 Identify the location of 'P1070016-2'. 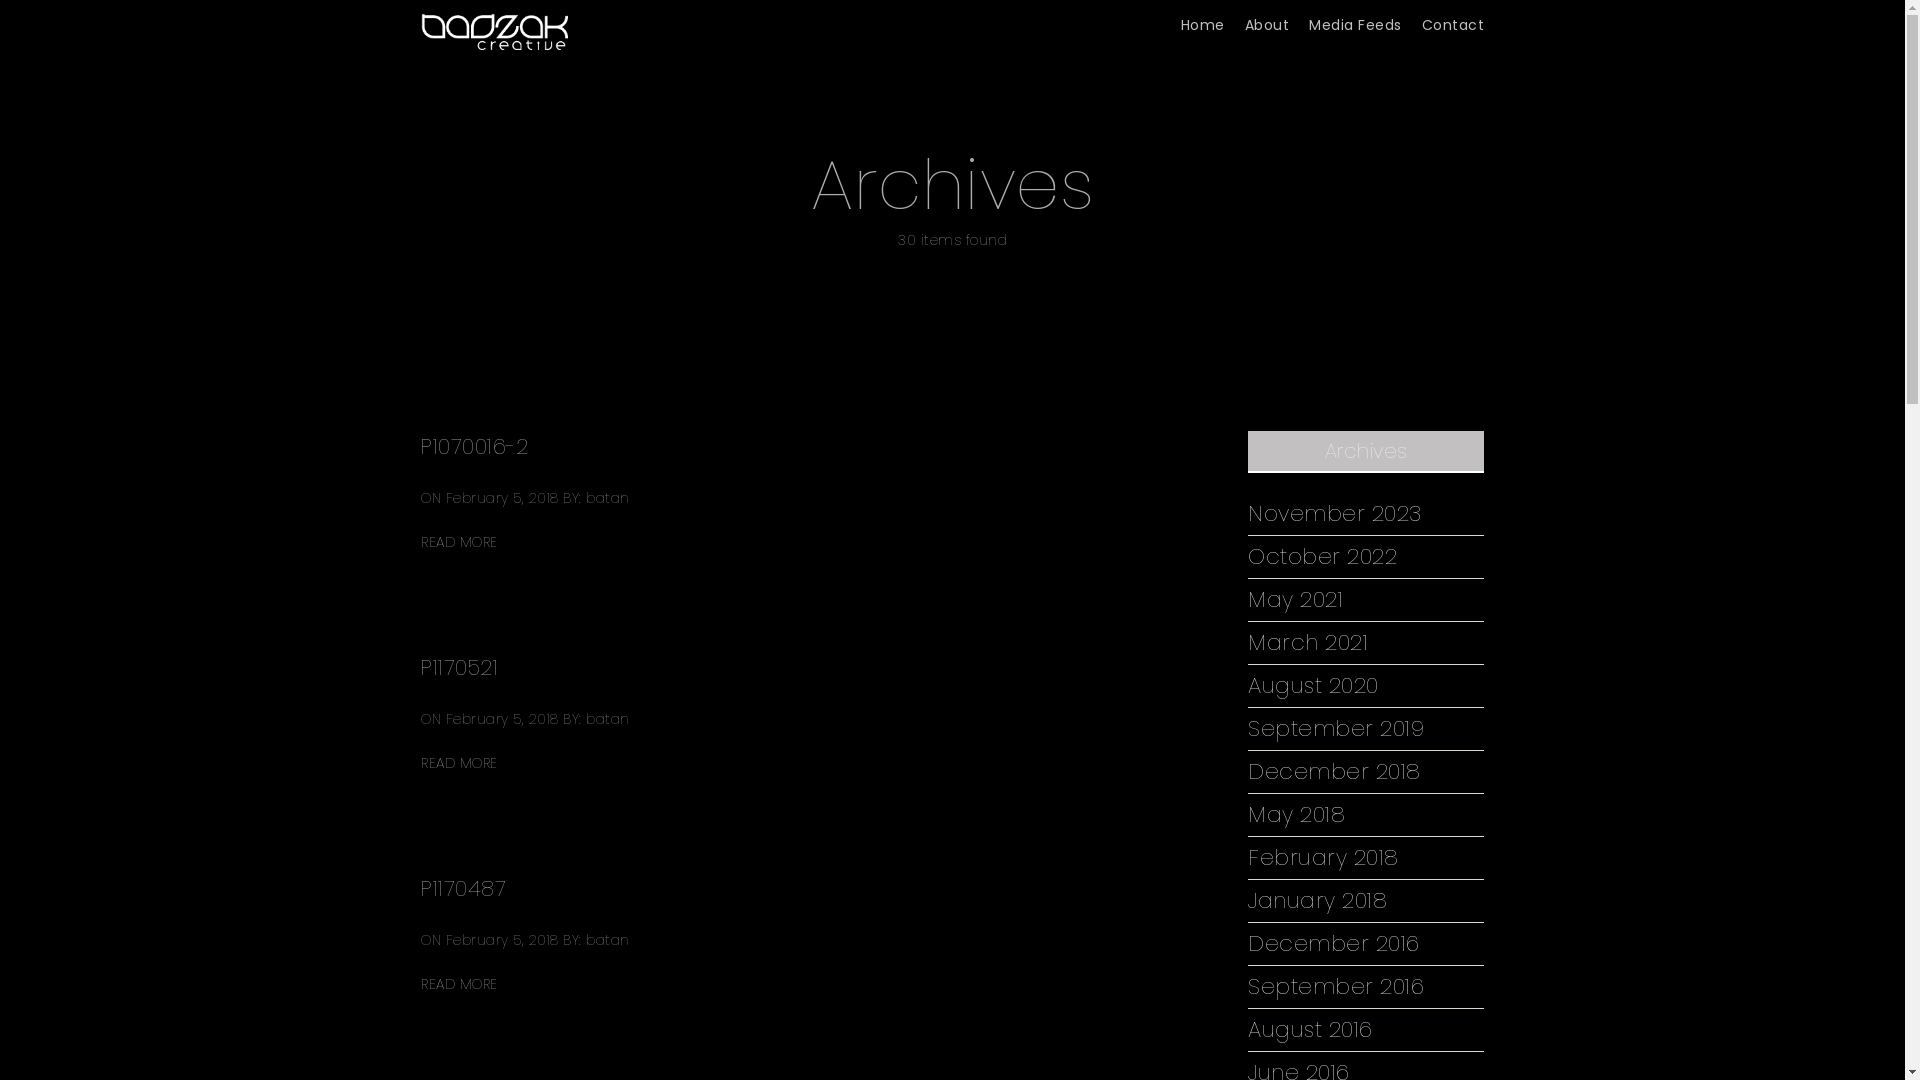
(473, 445).